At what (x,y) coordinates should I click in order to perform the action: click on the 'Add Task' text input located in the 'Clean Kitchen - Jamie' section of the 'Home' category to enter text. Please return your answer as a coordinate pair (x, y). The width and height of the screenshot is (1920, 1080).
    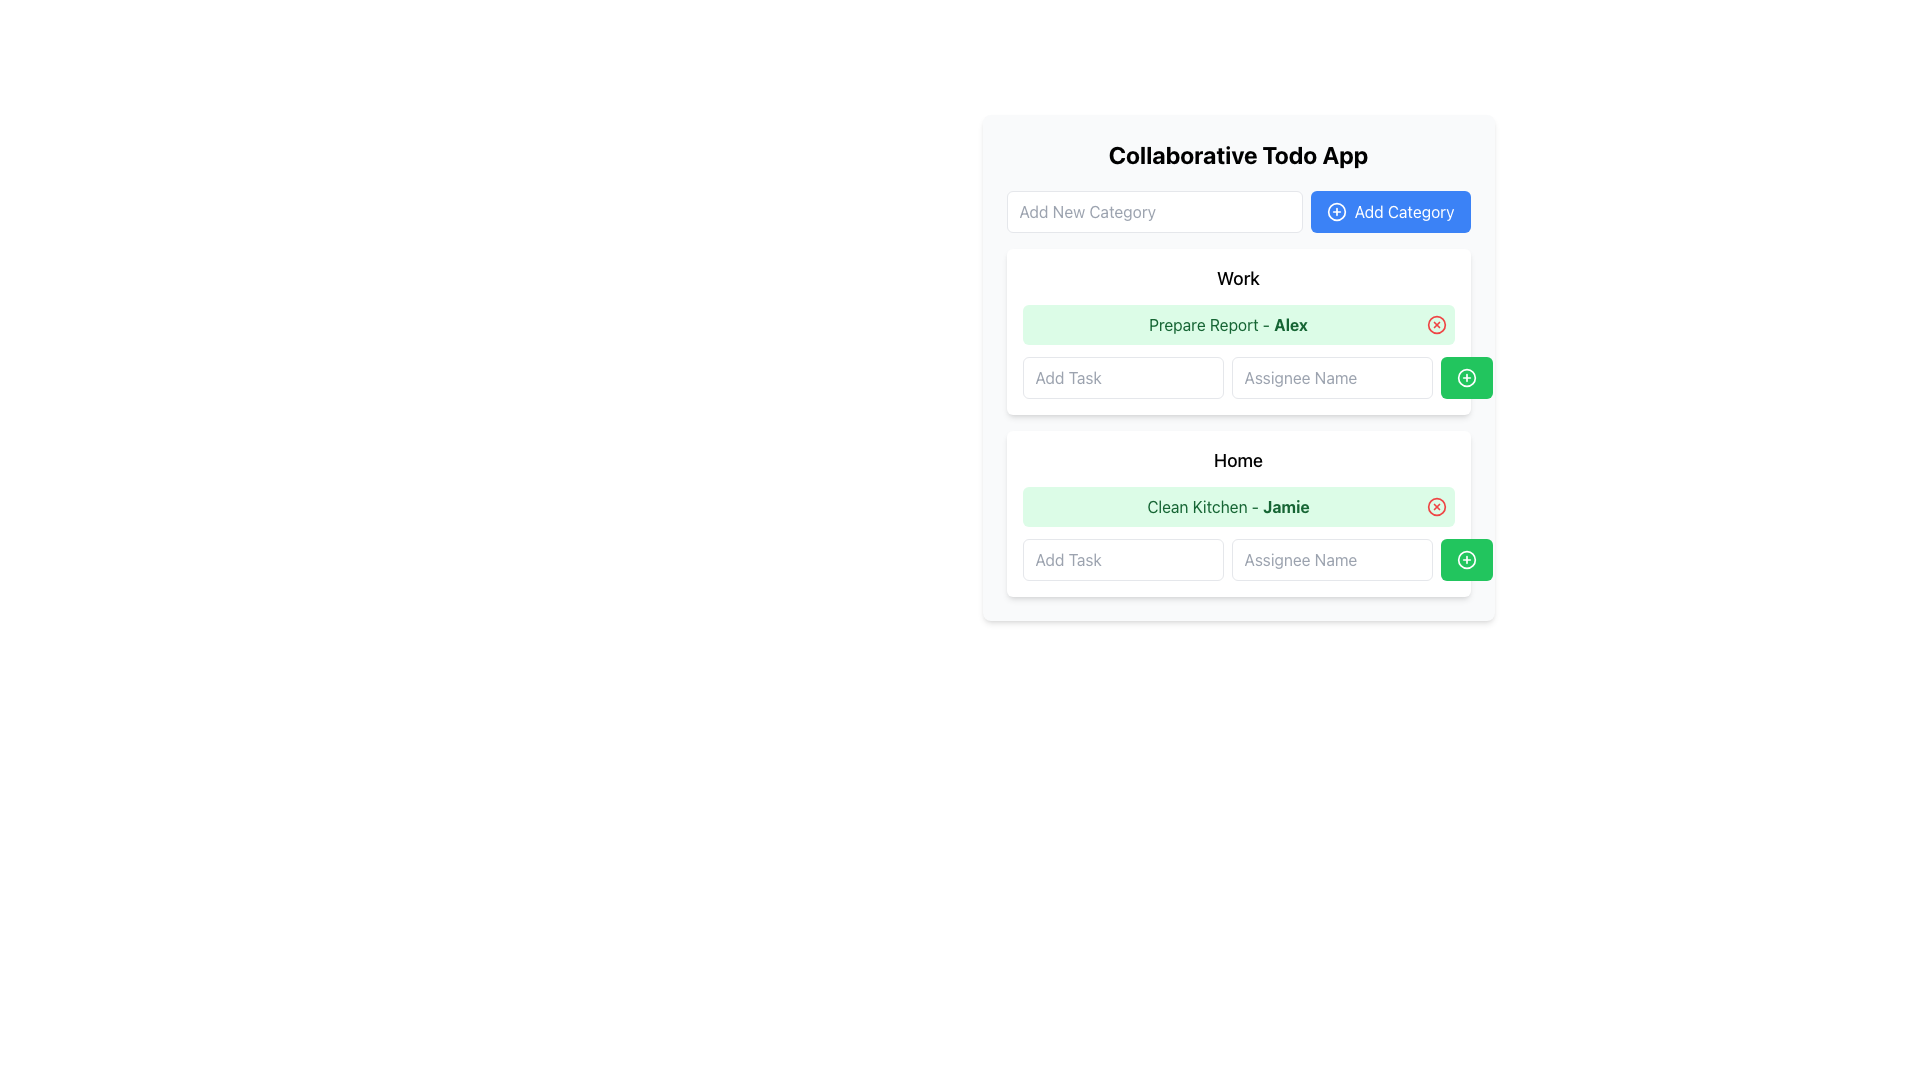
    Looking at the image, I should click on (1237, 559).